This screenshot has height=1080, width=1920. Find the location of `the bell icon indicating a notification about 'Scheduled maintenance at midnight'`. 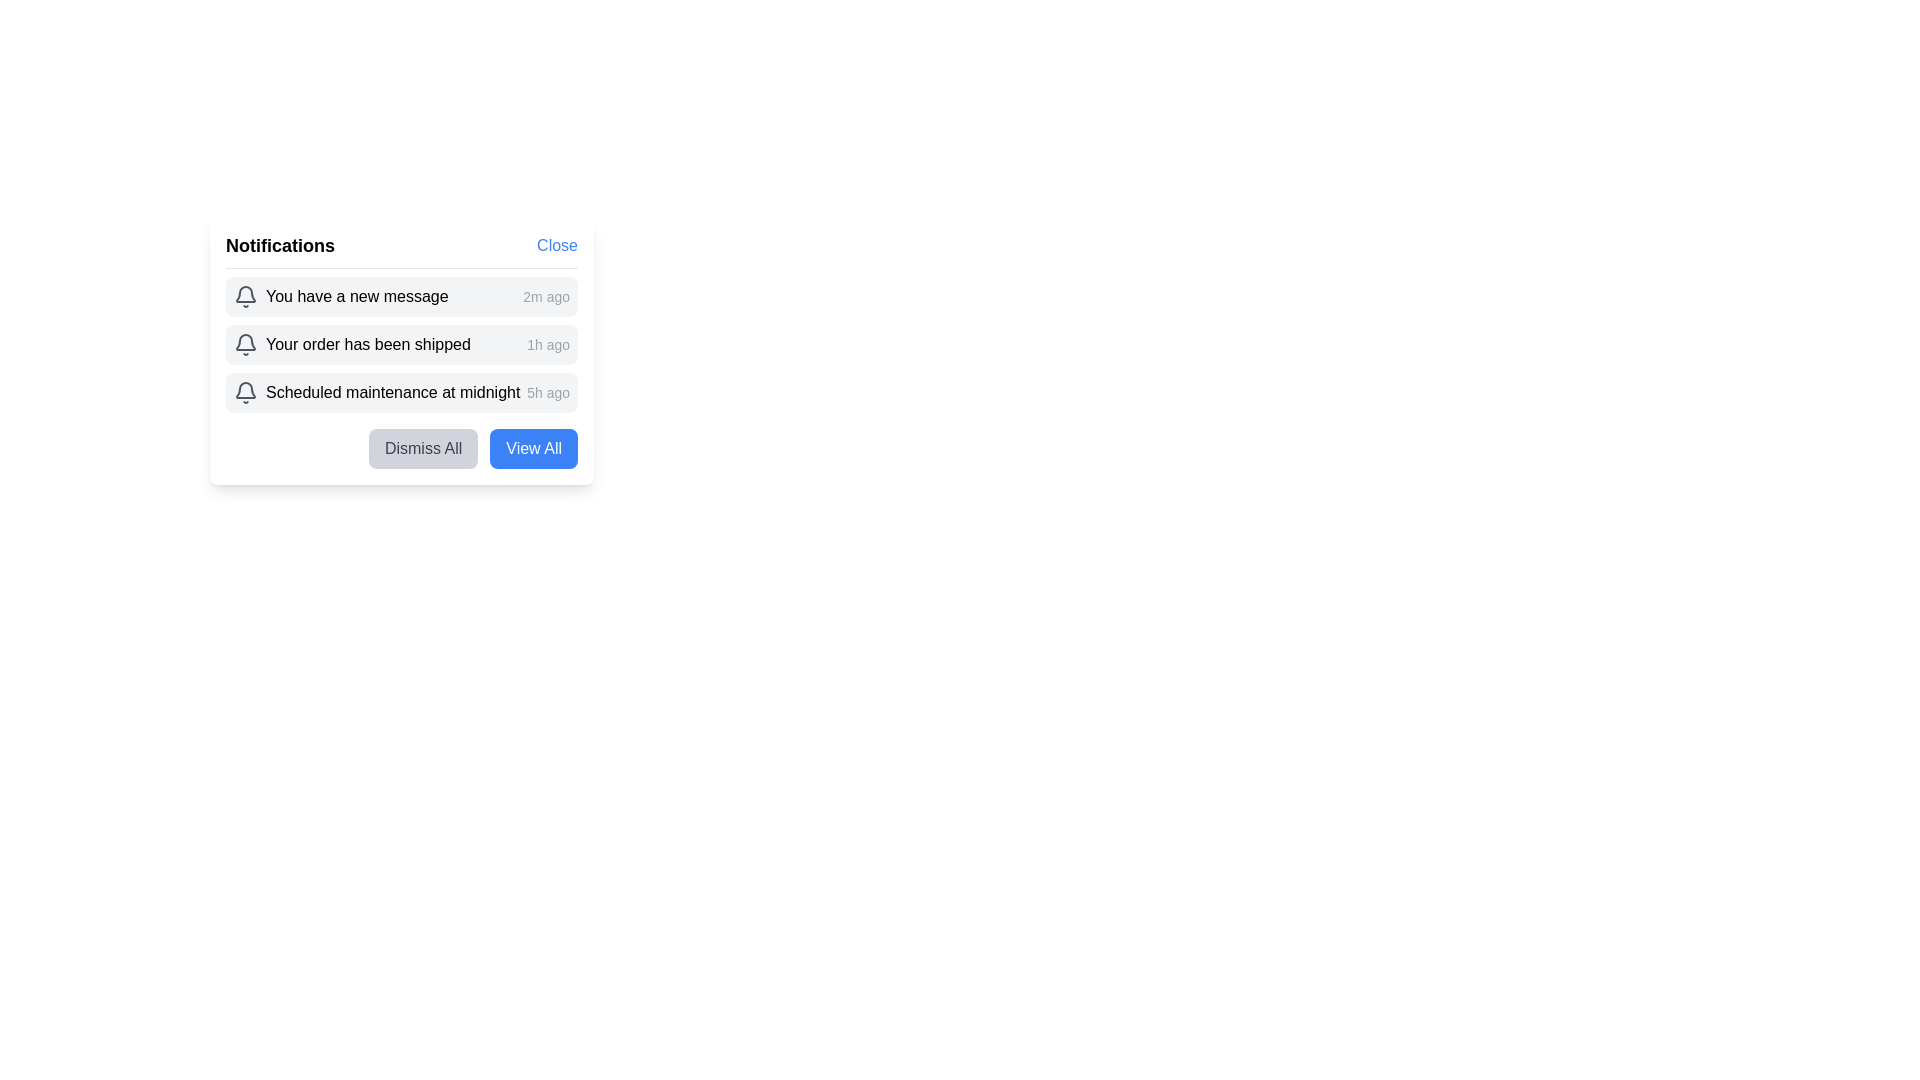

the bell icon indicating a notification about 'Scheduled maintenance at midnight' is located at coordinates (244, 393).